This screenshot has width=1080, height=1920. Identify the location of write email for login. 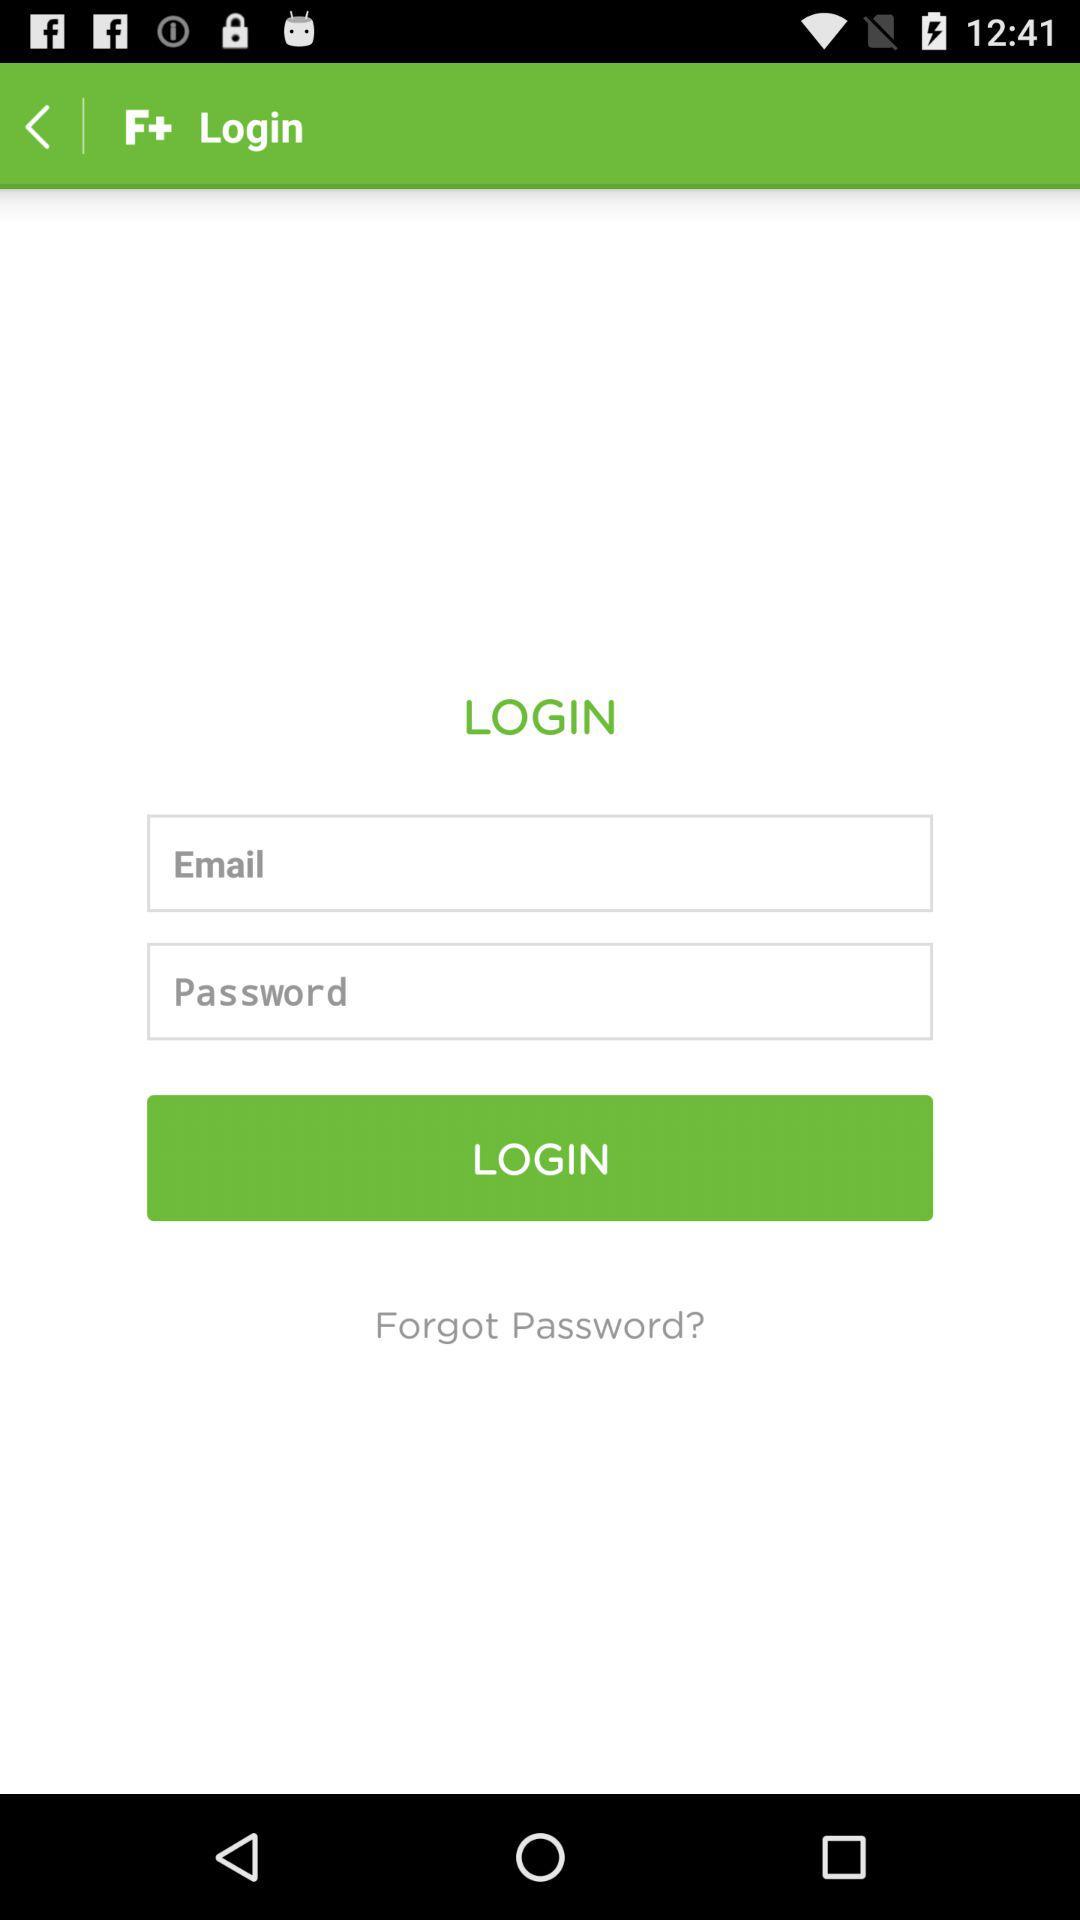
(540, 863).